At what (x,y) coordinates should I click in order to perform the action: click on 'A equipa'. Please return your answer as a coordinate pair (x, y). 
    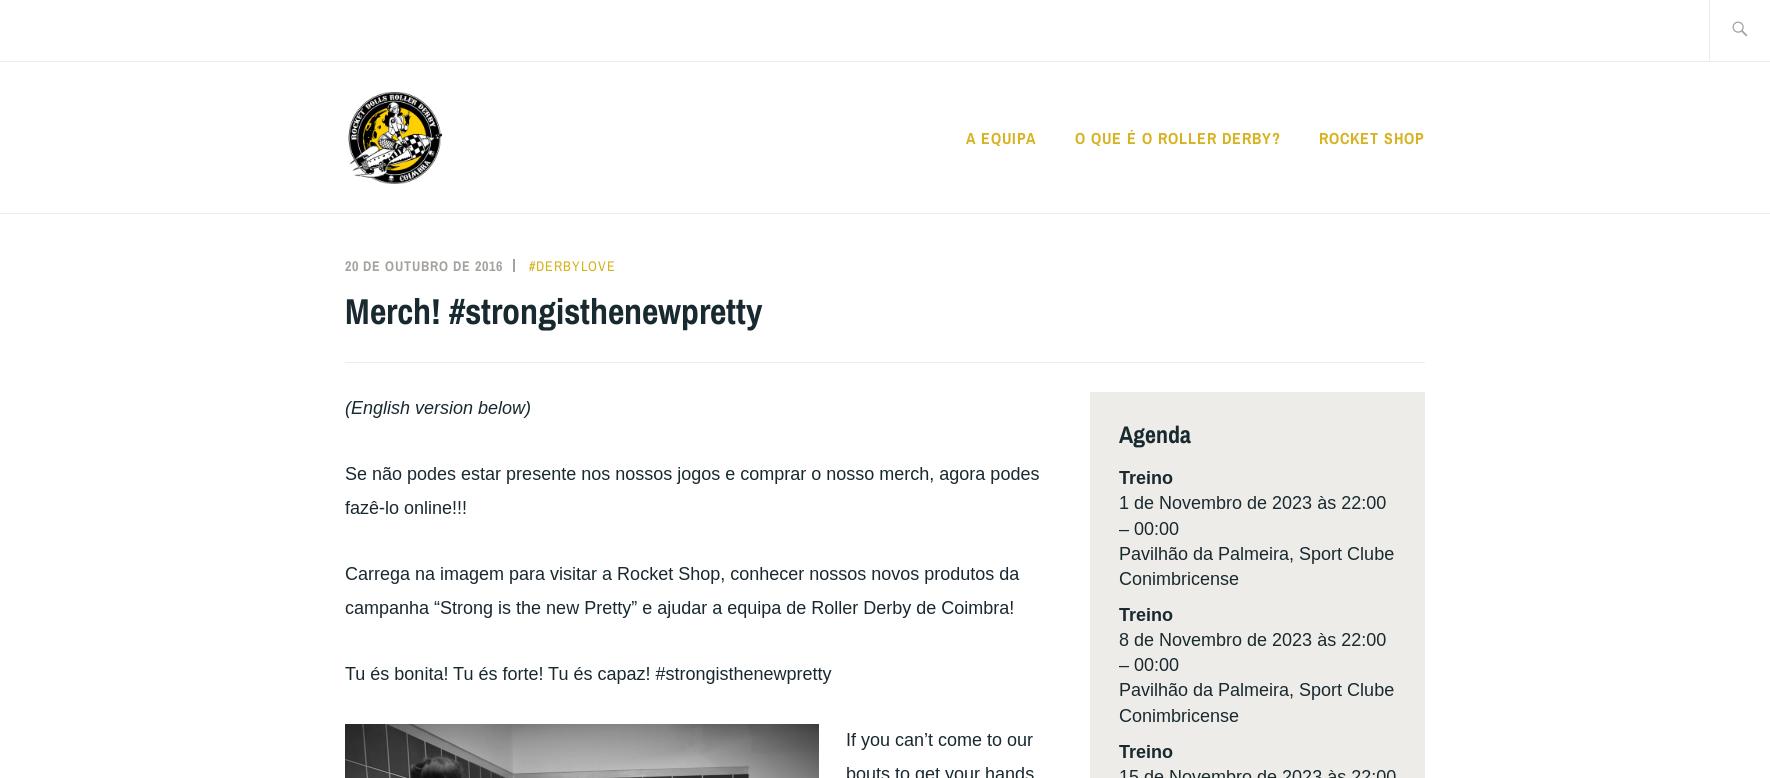
    Looking at the image, I should click on (999, 137).